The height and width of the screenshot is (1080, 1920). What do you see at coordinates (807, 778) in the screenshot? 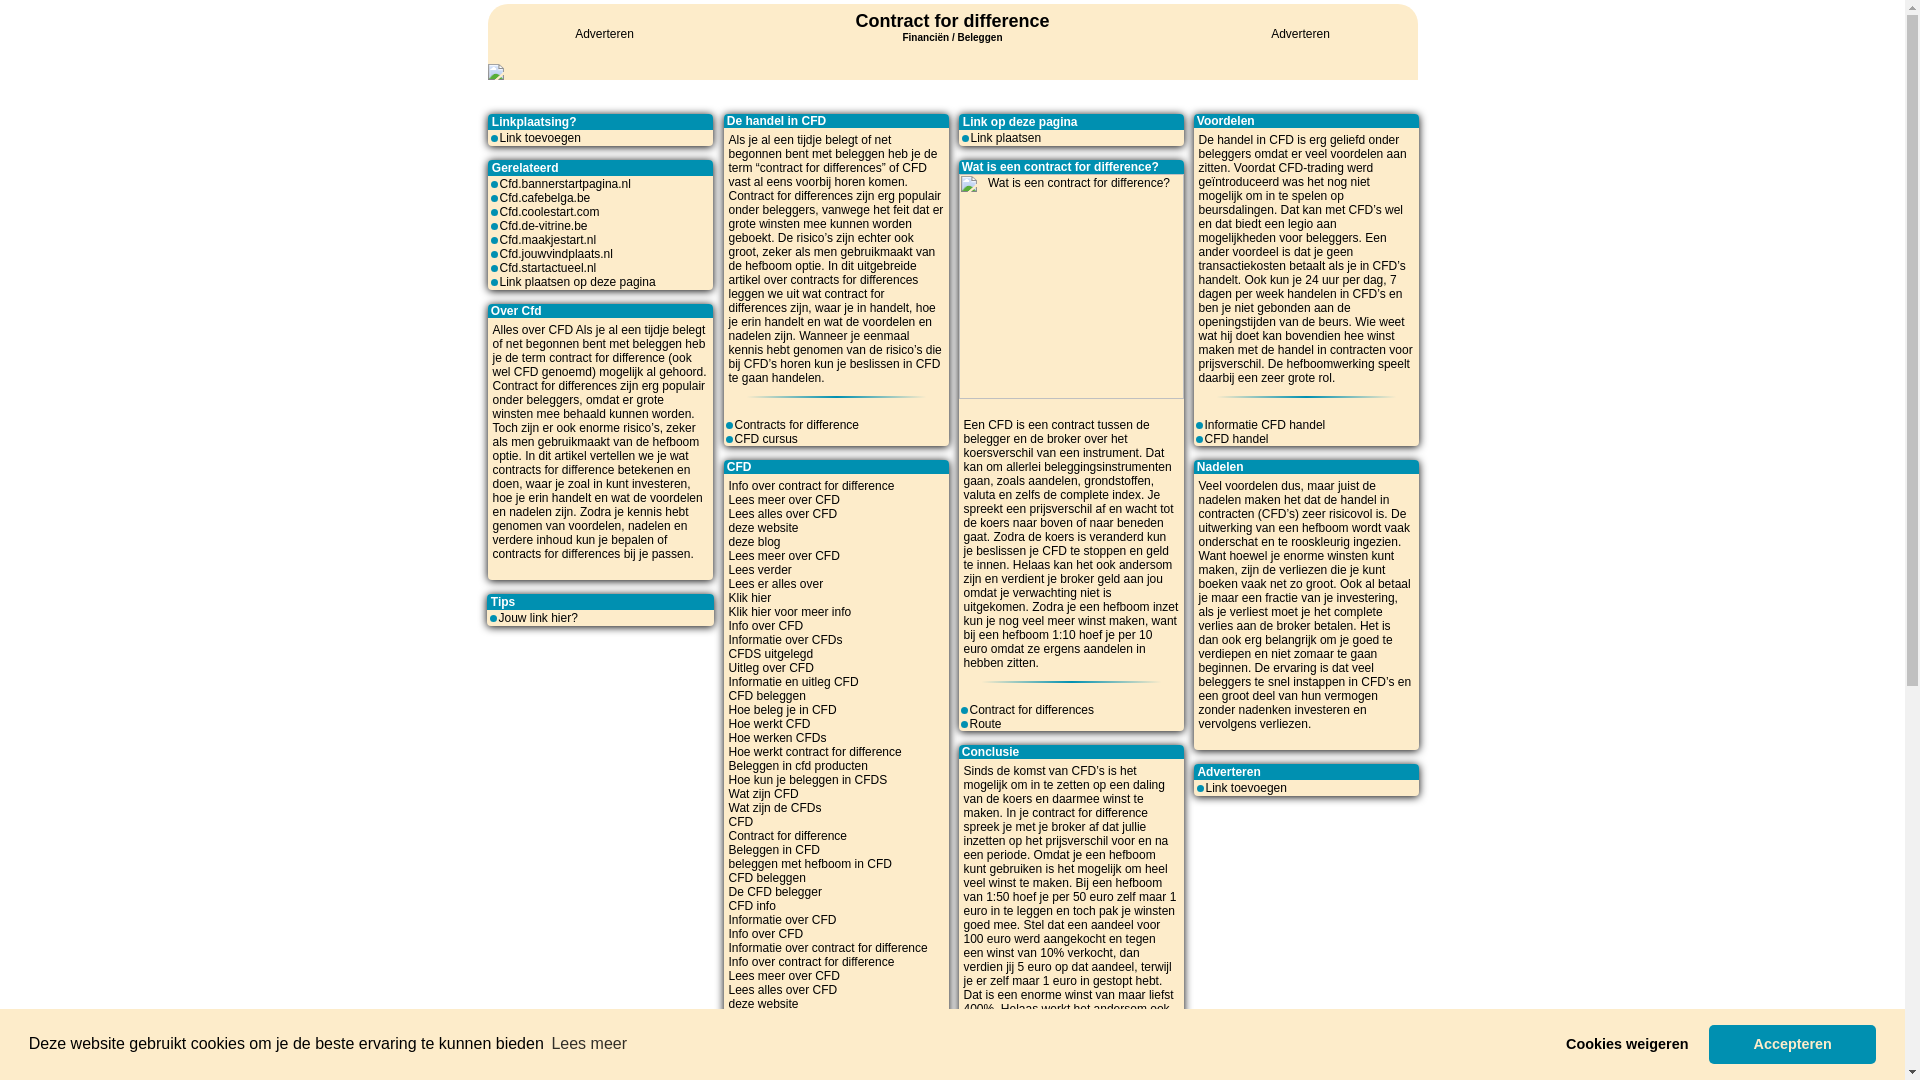
I see `'Hoe kun je beleggen in CFDS'` at bounding box center [807, 778].